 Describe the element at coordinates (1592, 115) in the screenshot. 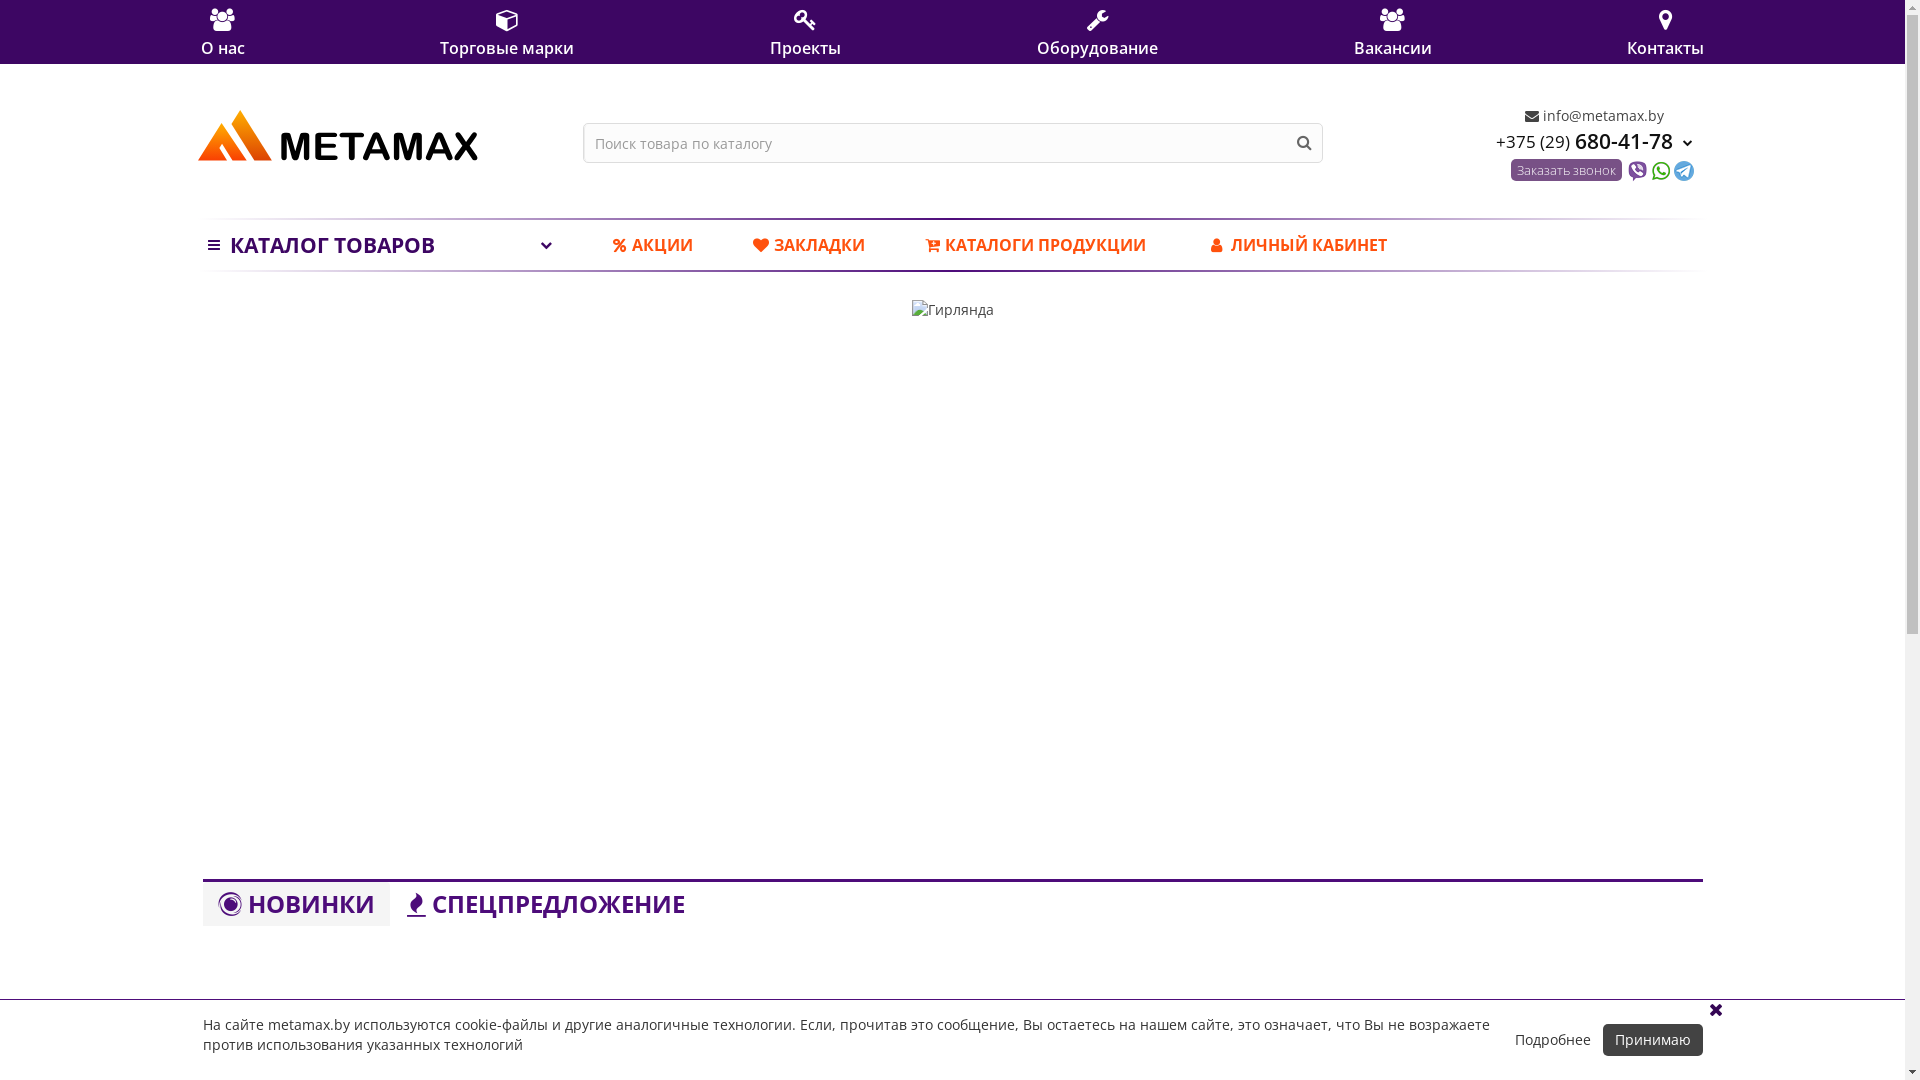

I see `'info@metamax.by'` at that location.